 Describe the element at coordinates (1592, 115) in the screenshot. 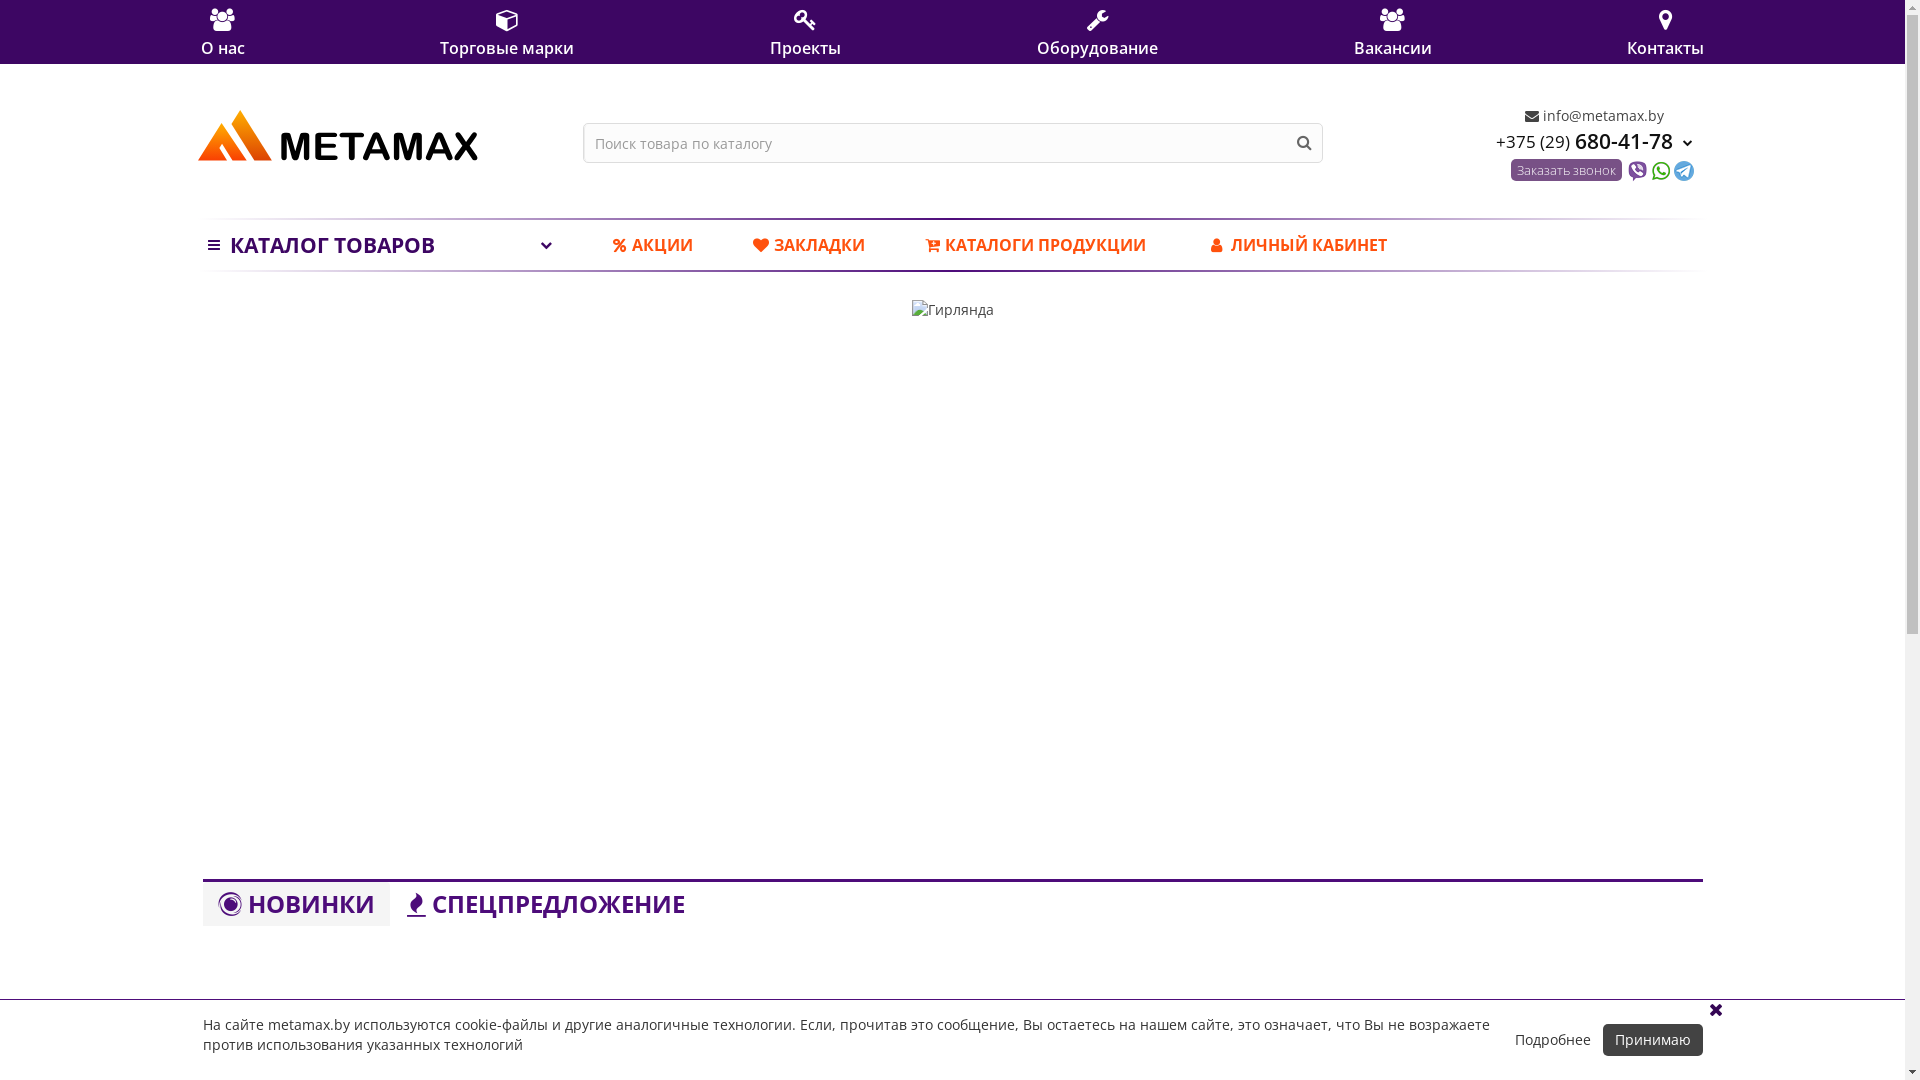

I see `'info@metamax.by'` at that location.